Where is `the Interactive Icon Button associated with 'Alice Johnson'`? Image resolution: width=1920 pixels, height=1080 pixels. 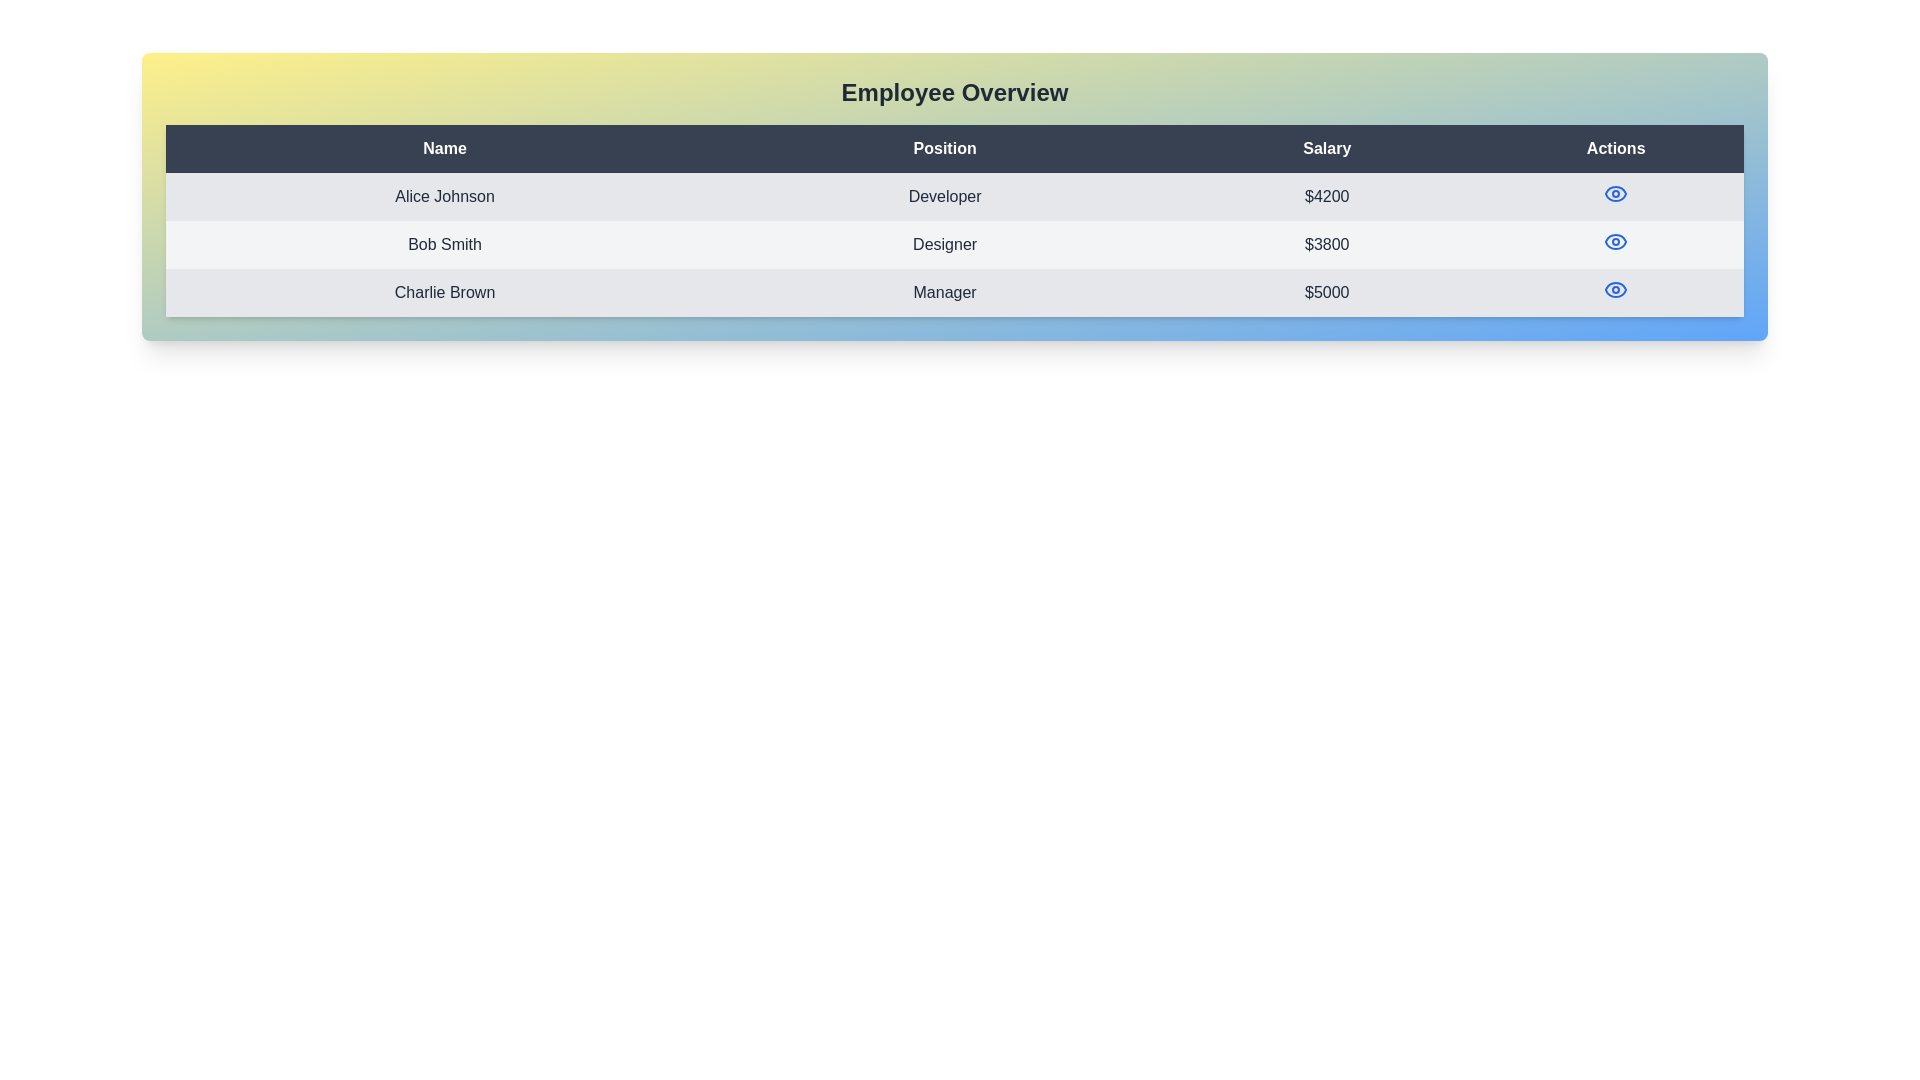 the Interactive Icon Button associated with 'Alice Johnson' is located at coordinates (1616, 196).